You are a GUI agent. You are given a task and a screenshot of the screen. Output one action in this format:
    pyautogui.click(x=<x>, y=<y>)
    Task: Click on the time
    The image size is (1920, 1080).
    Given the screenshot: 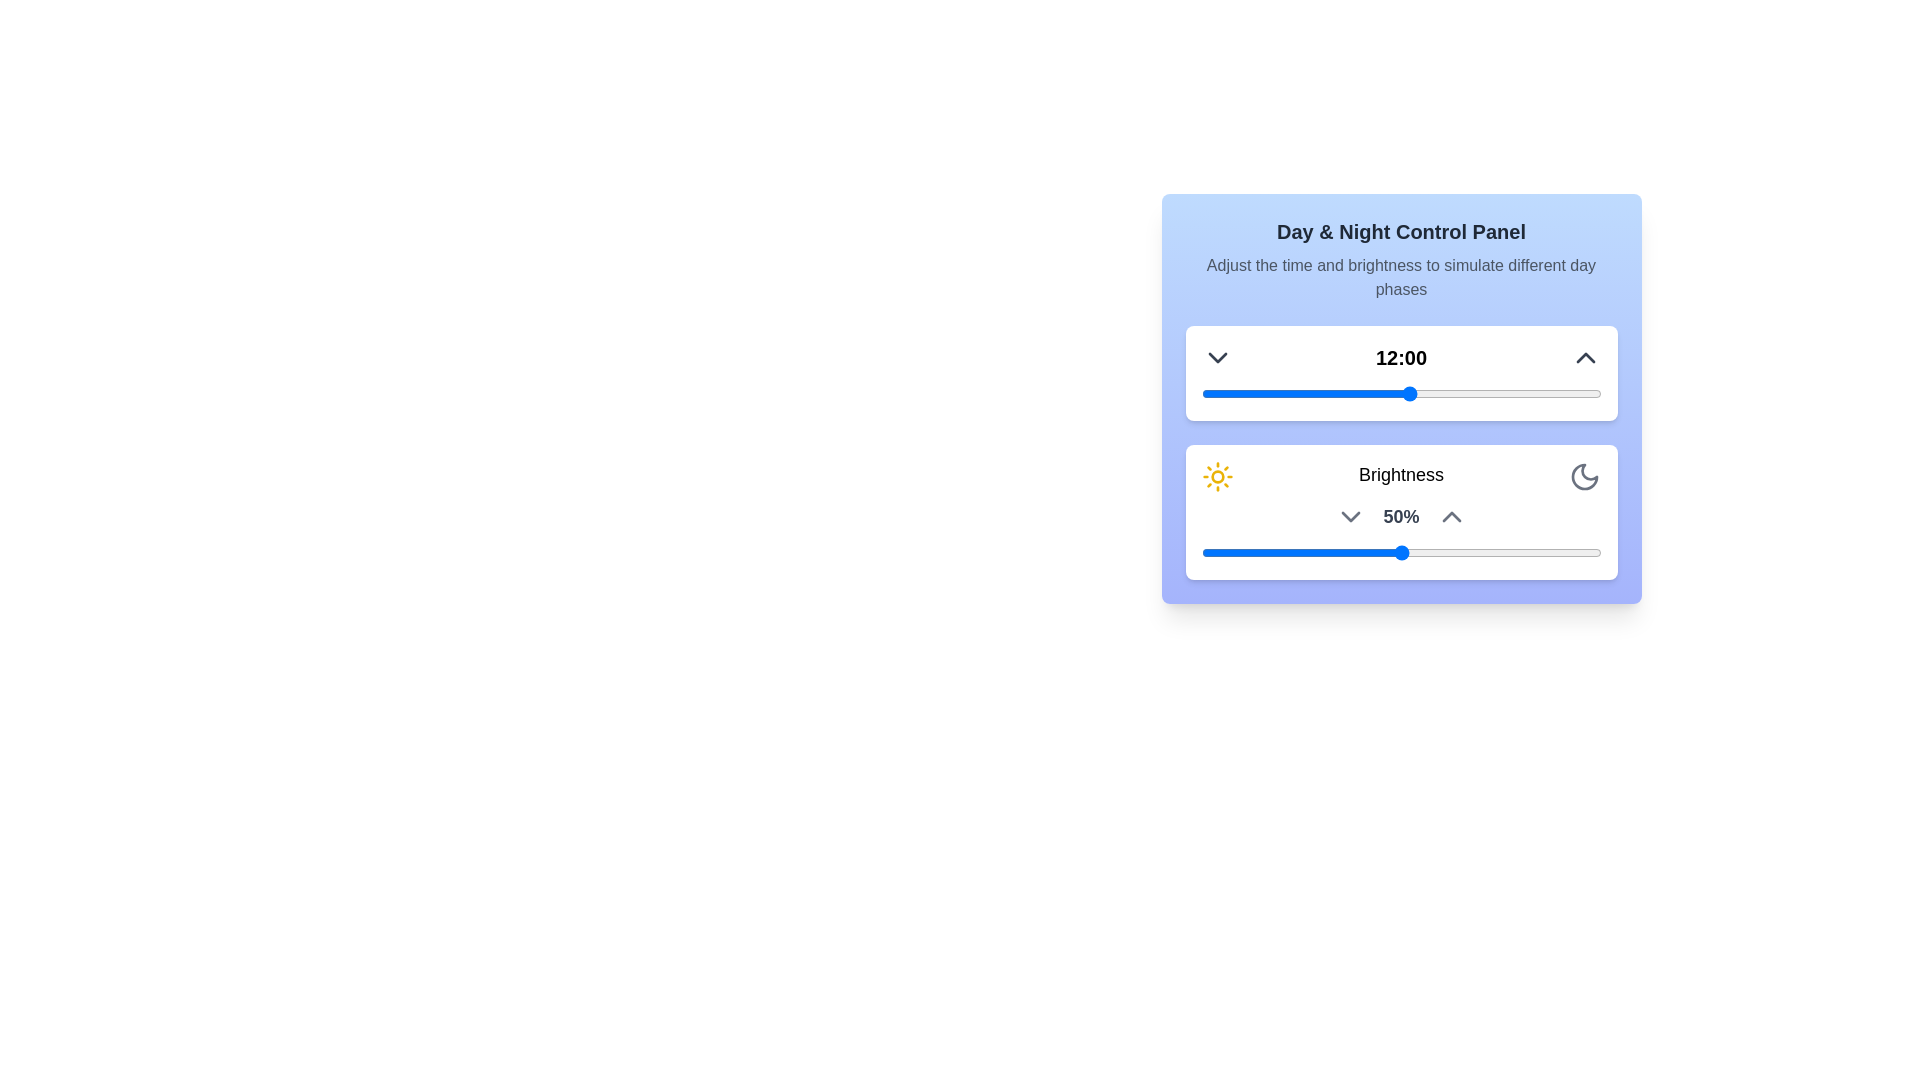 What is the action you would take?
    pyautogui.click(x=1497, y=393)
    